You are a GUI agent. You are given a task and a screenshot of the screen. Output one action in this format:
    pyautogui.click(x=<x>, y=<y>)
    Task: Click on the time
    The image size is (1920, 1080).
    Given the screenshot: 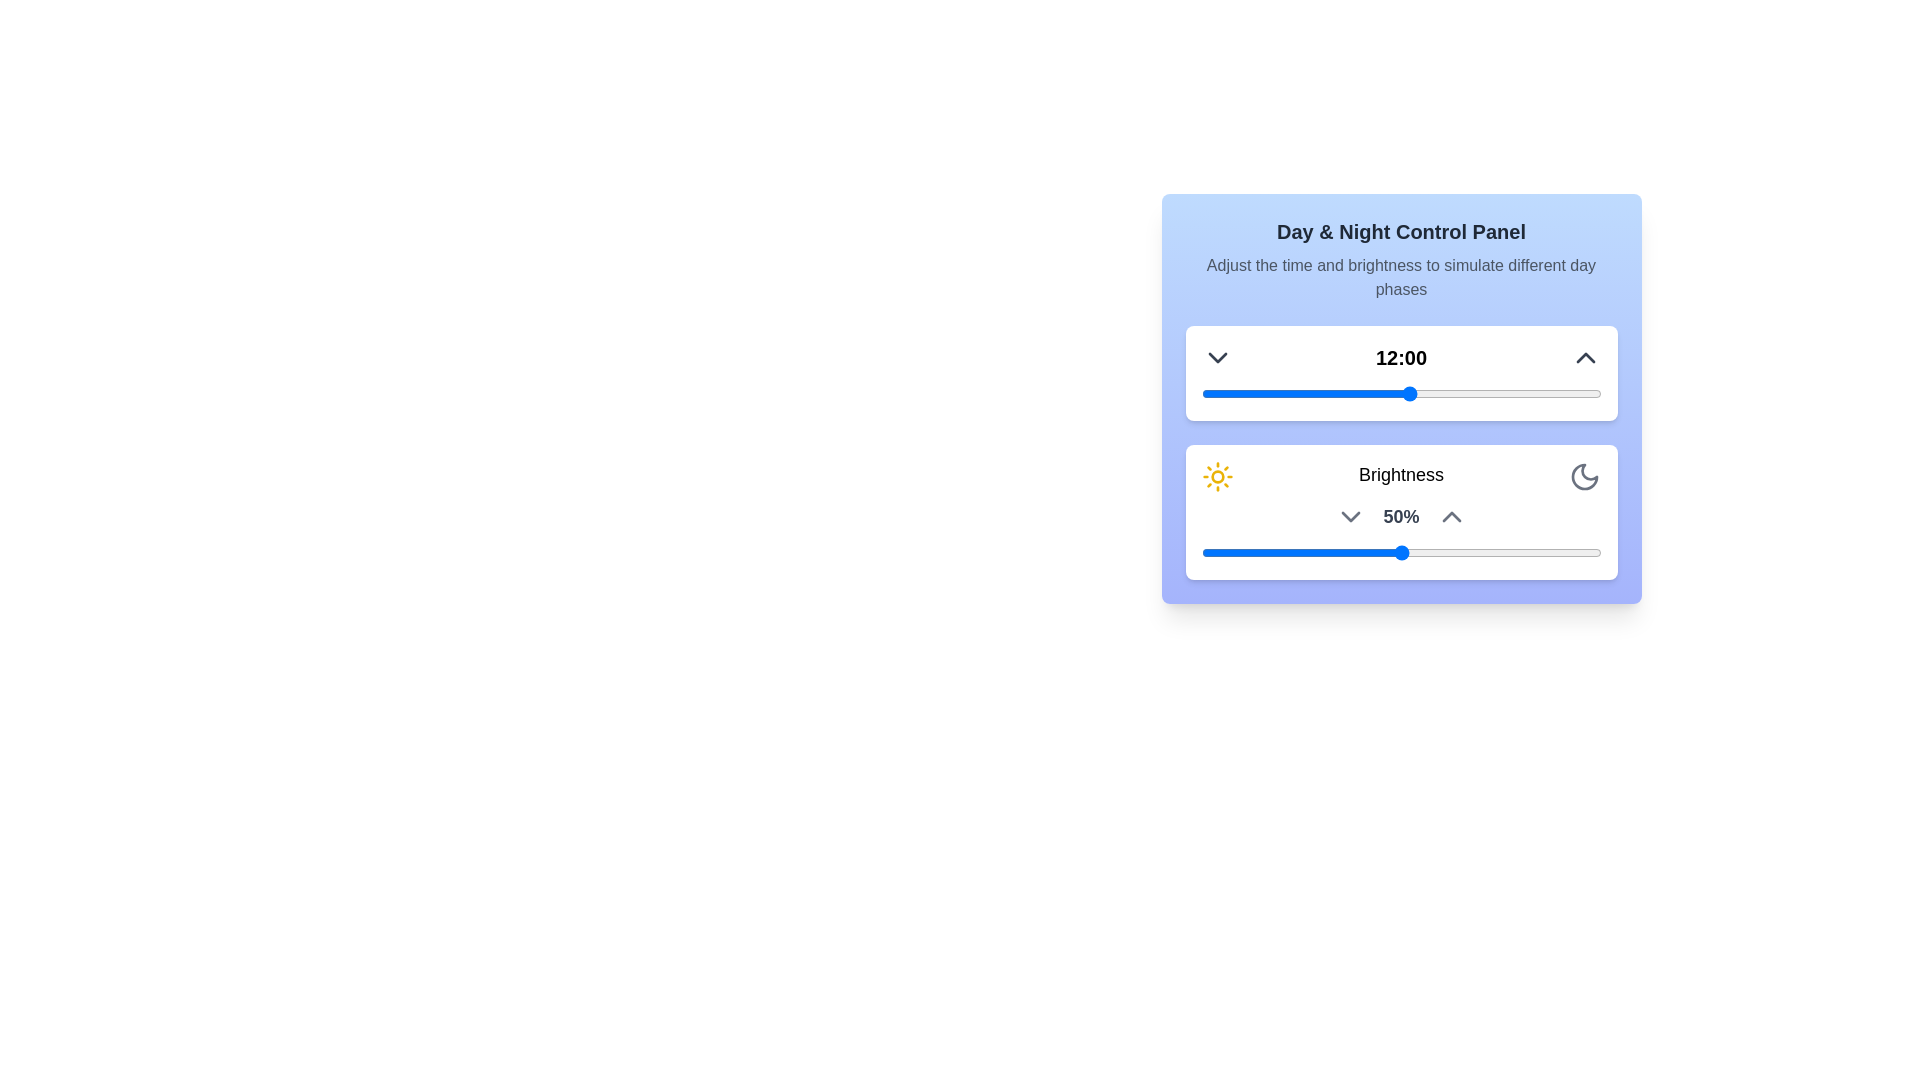 What is the action you would take?
    pyautogui.click(x=1497, y=393)
    